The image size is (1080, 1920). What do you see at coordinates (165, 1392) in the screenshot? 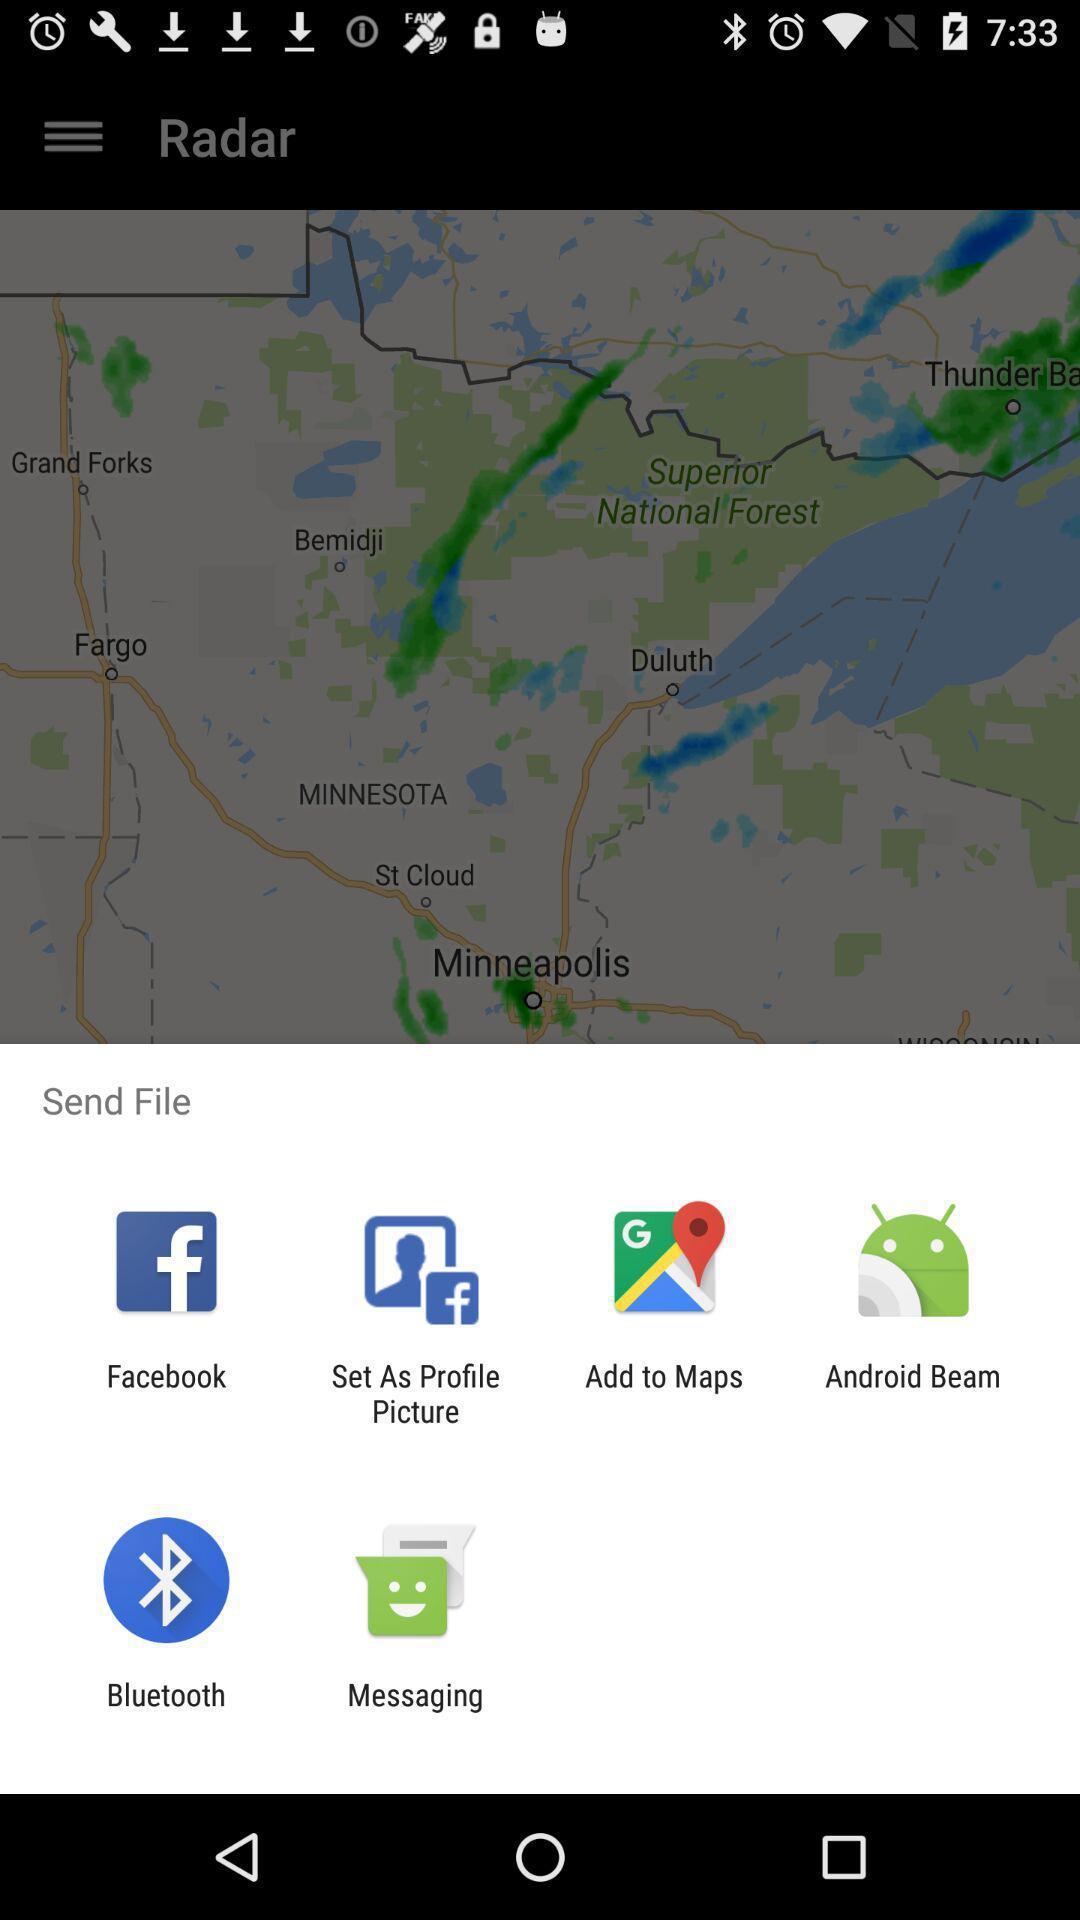
I see `the facebook icon` at bounding box center [165, 1392].